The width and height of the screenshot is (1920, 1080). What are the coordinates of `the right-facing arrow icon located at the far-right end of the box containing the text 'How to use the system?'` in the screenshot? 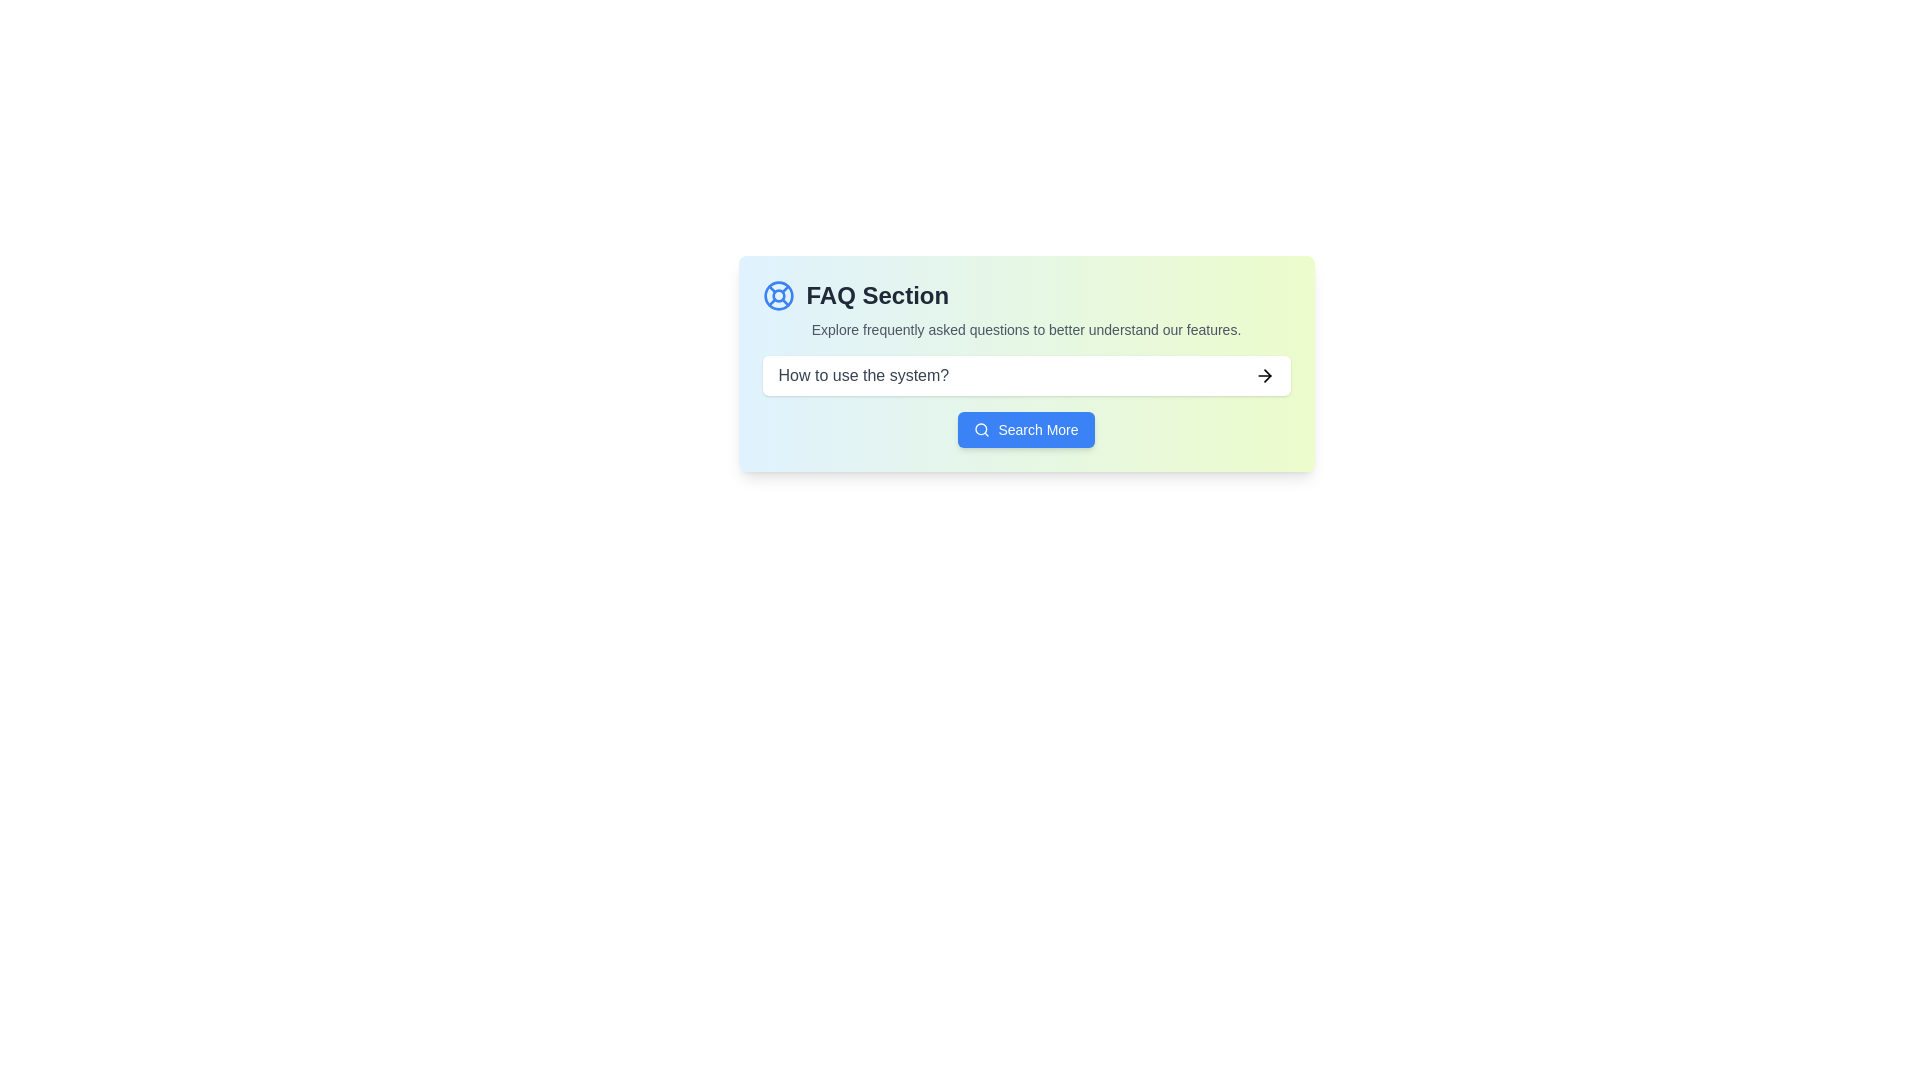 It's located at (1263, 375).